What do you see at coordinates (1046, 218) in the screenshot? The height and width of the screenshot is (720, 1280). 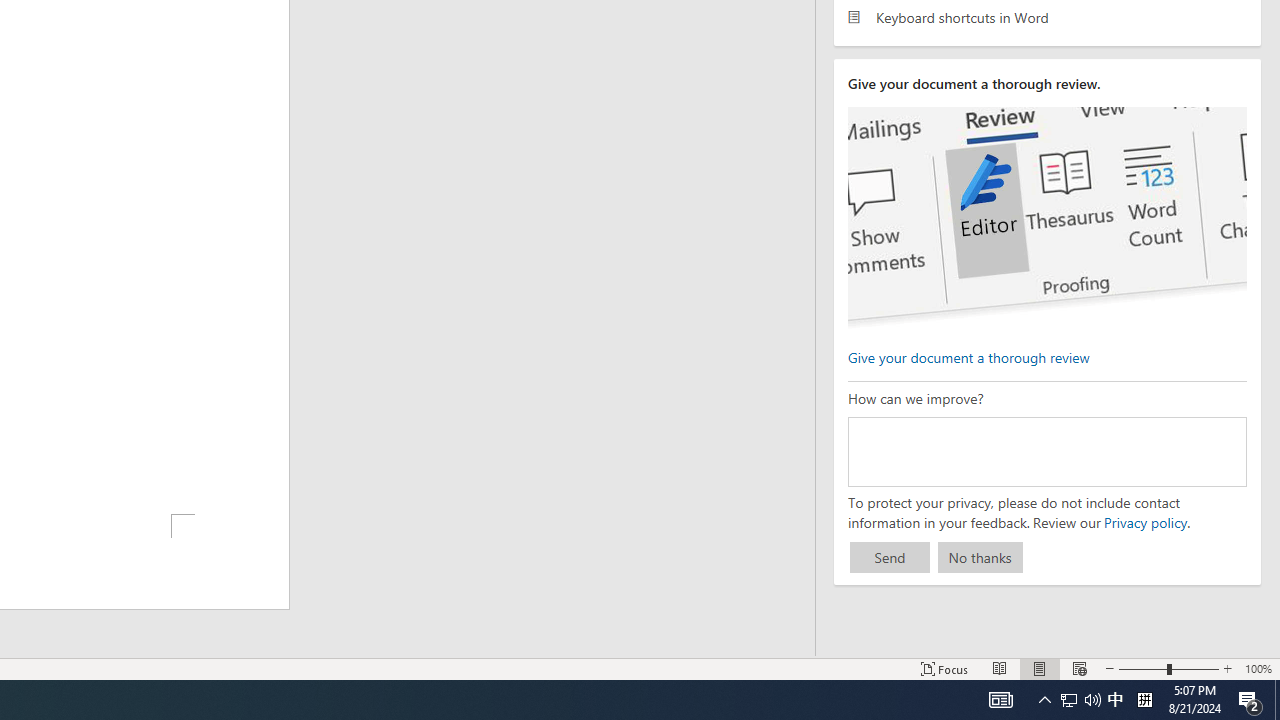 I see `'editor ui screenshot'` at bounding box center [1046, 218].